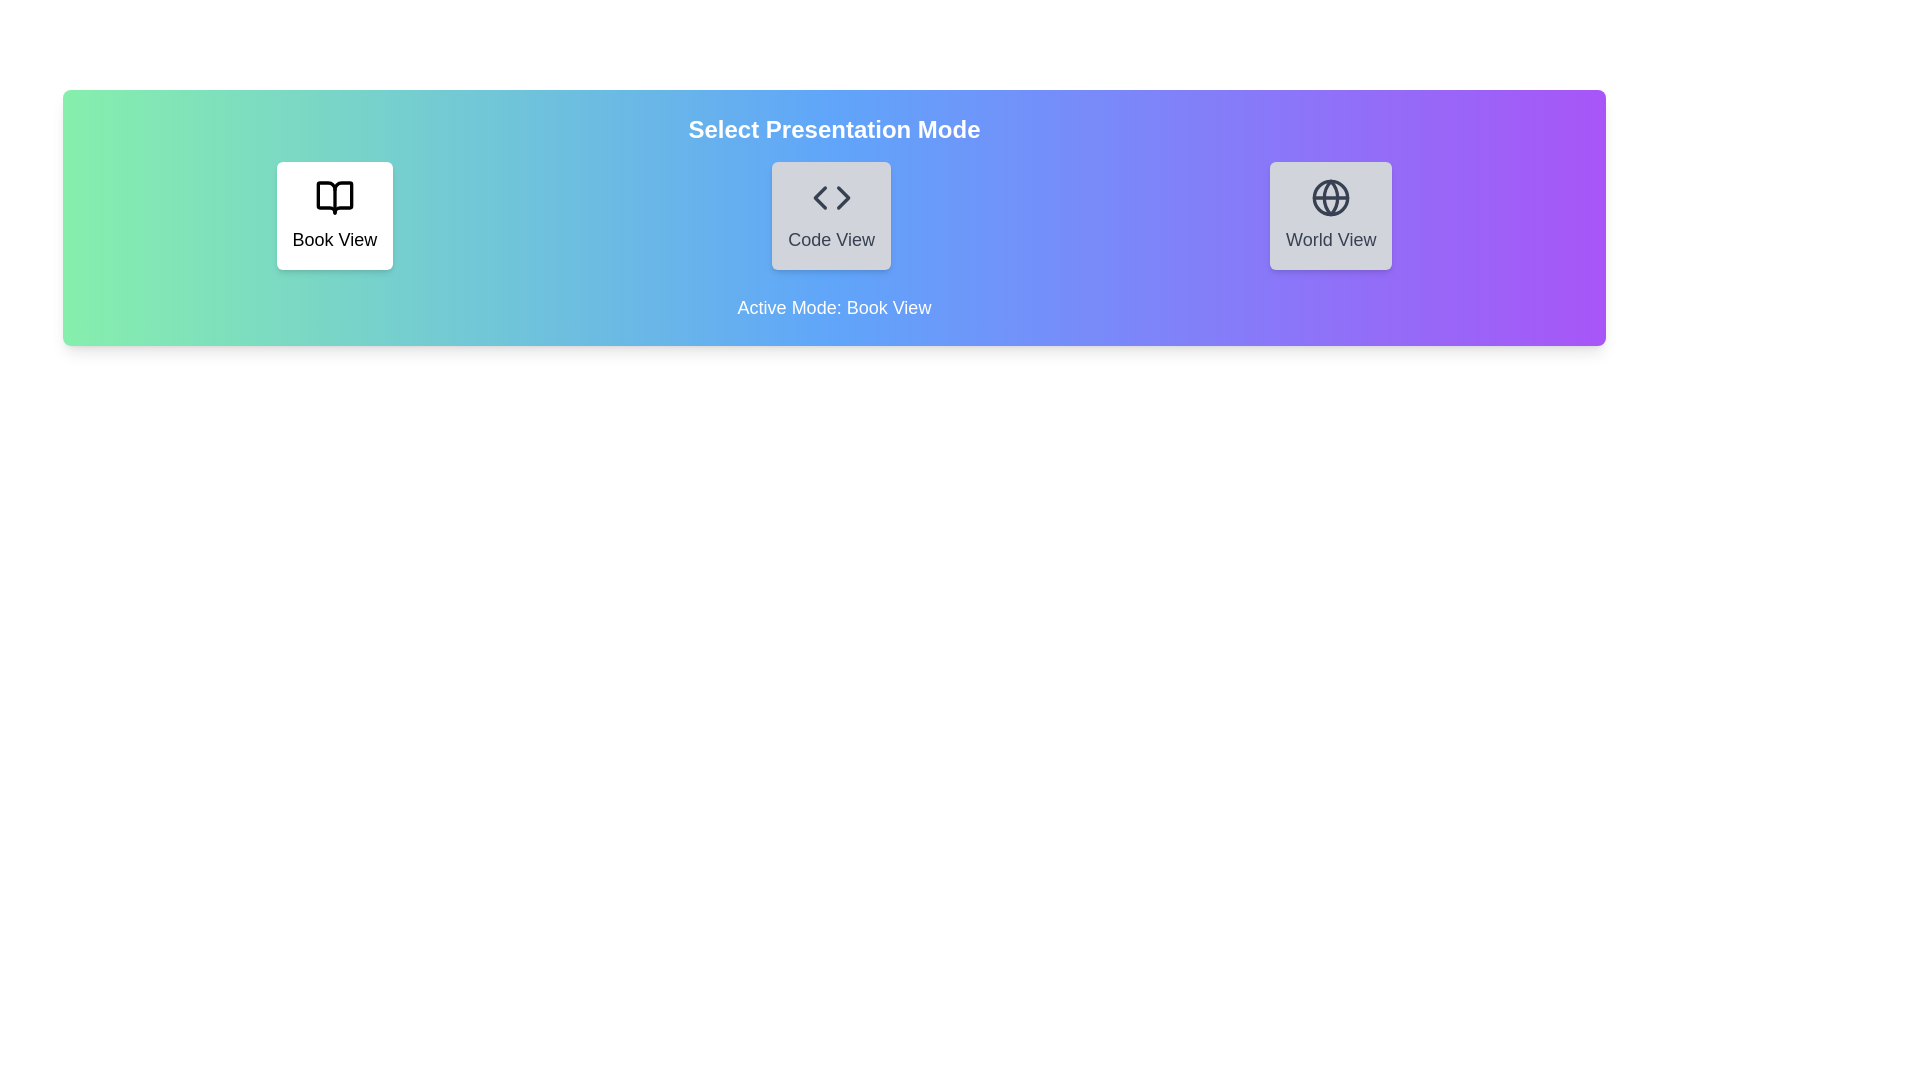 The width and height of the screenshot is (1920, 1080). What do you see at coordinates (1331, 216) in the screenshot?
I see `the mode by clicking on the button corresponding to the mode name World View` at bounding box center [1331, 216].